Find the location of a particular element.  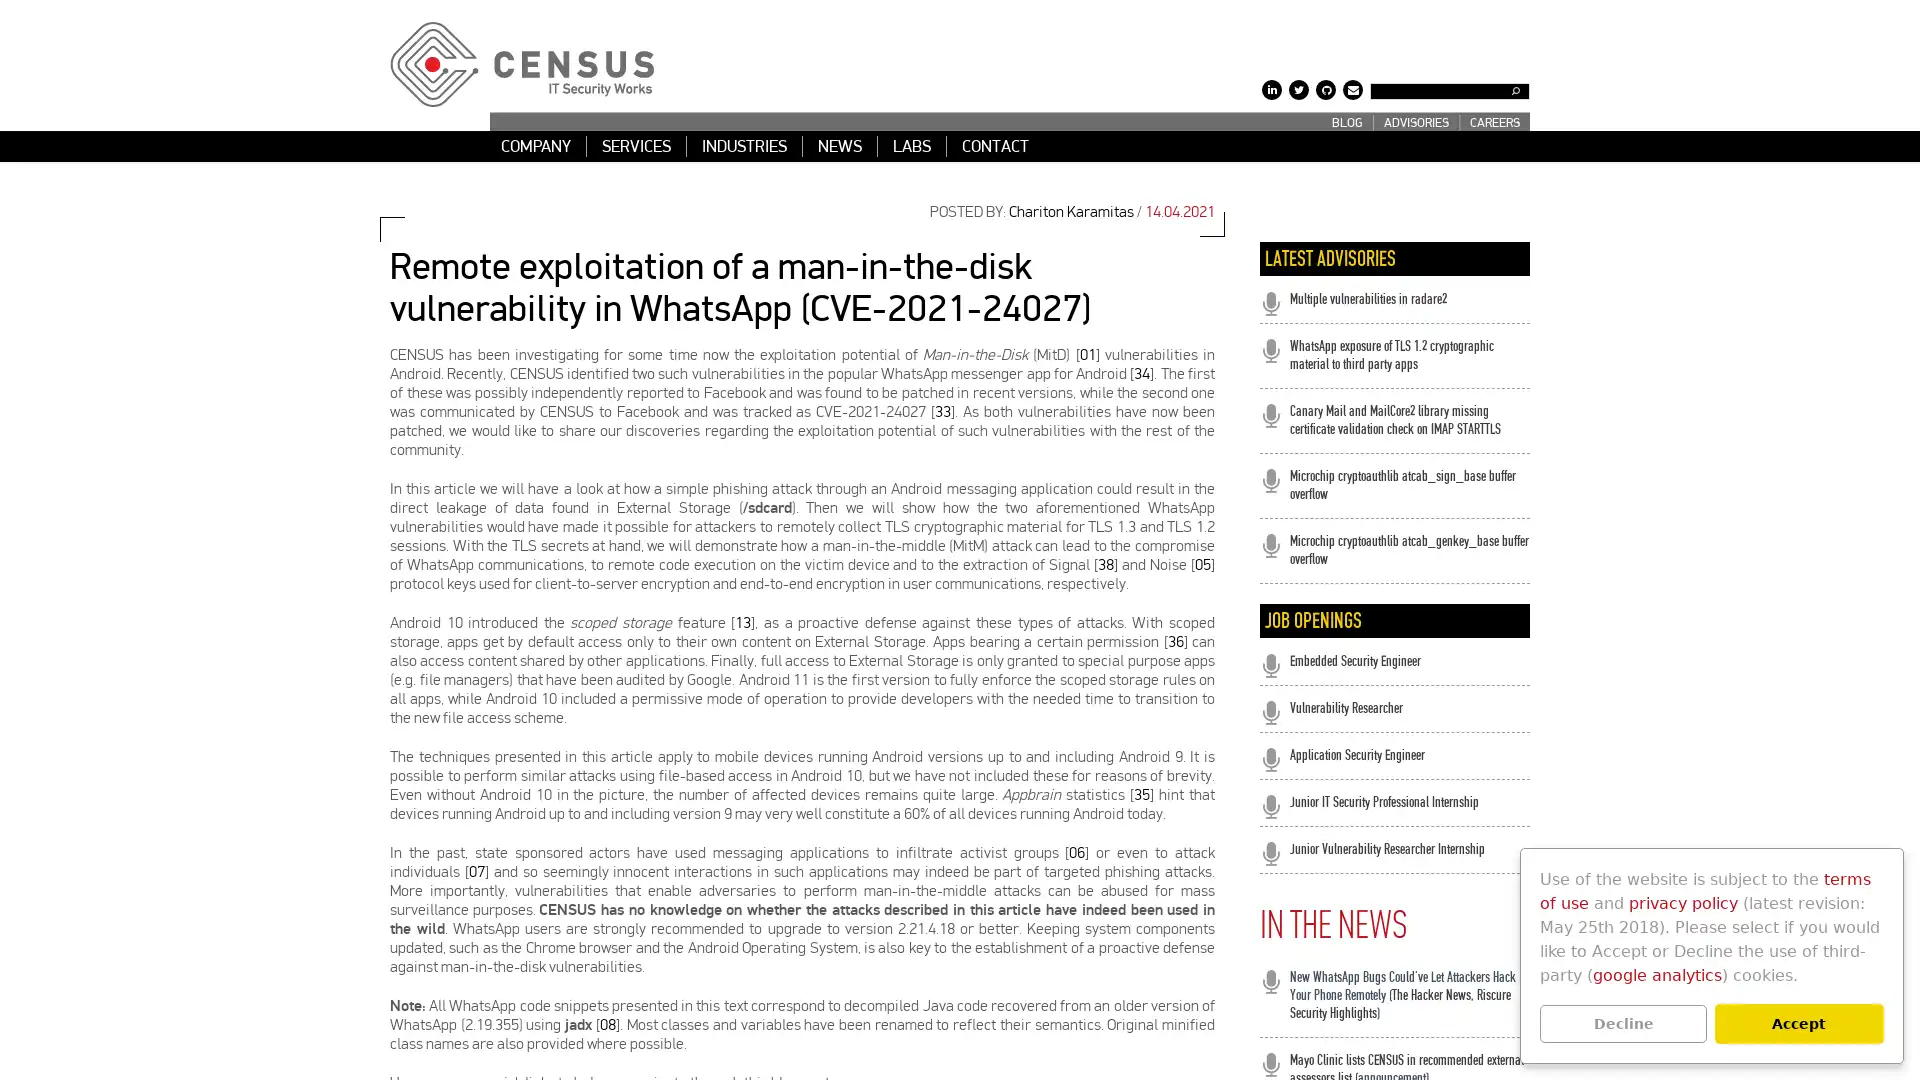

deny cookies is located at coordinates (1623, 1023).